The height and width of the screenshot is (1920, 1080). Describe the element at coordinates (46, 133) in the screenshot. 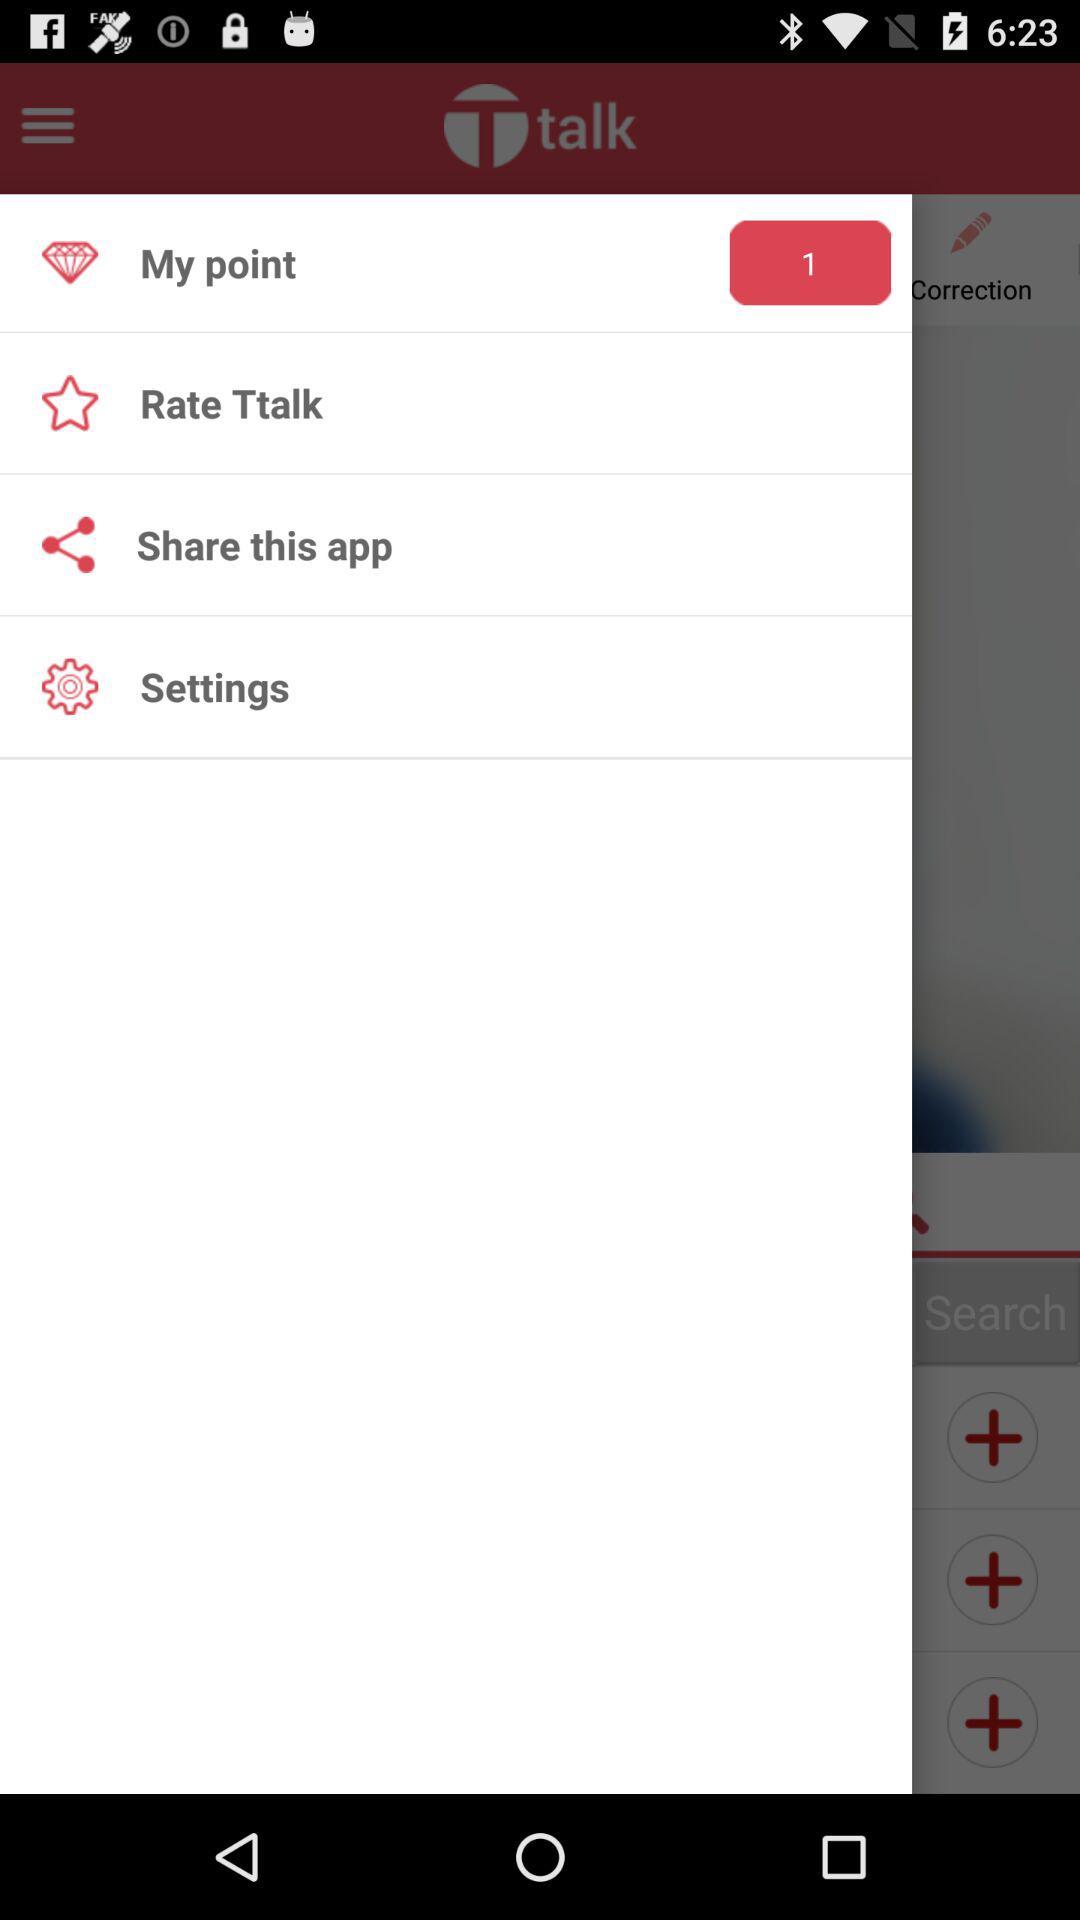

I see `the menu icon` at that location.